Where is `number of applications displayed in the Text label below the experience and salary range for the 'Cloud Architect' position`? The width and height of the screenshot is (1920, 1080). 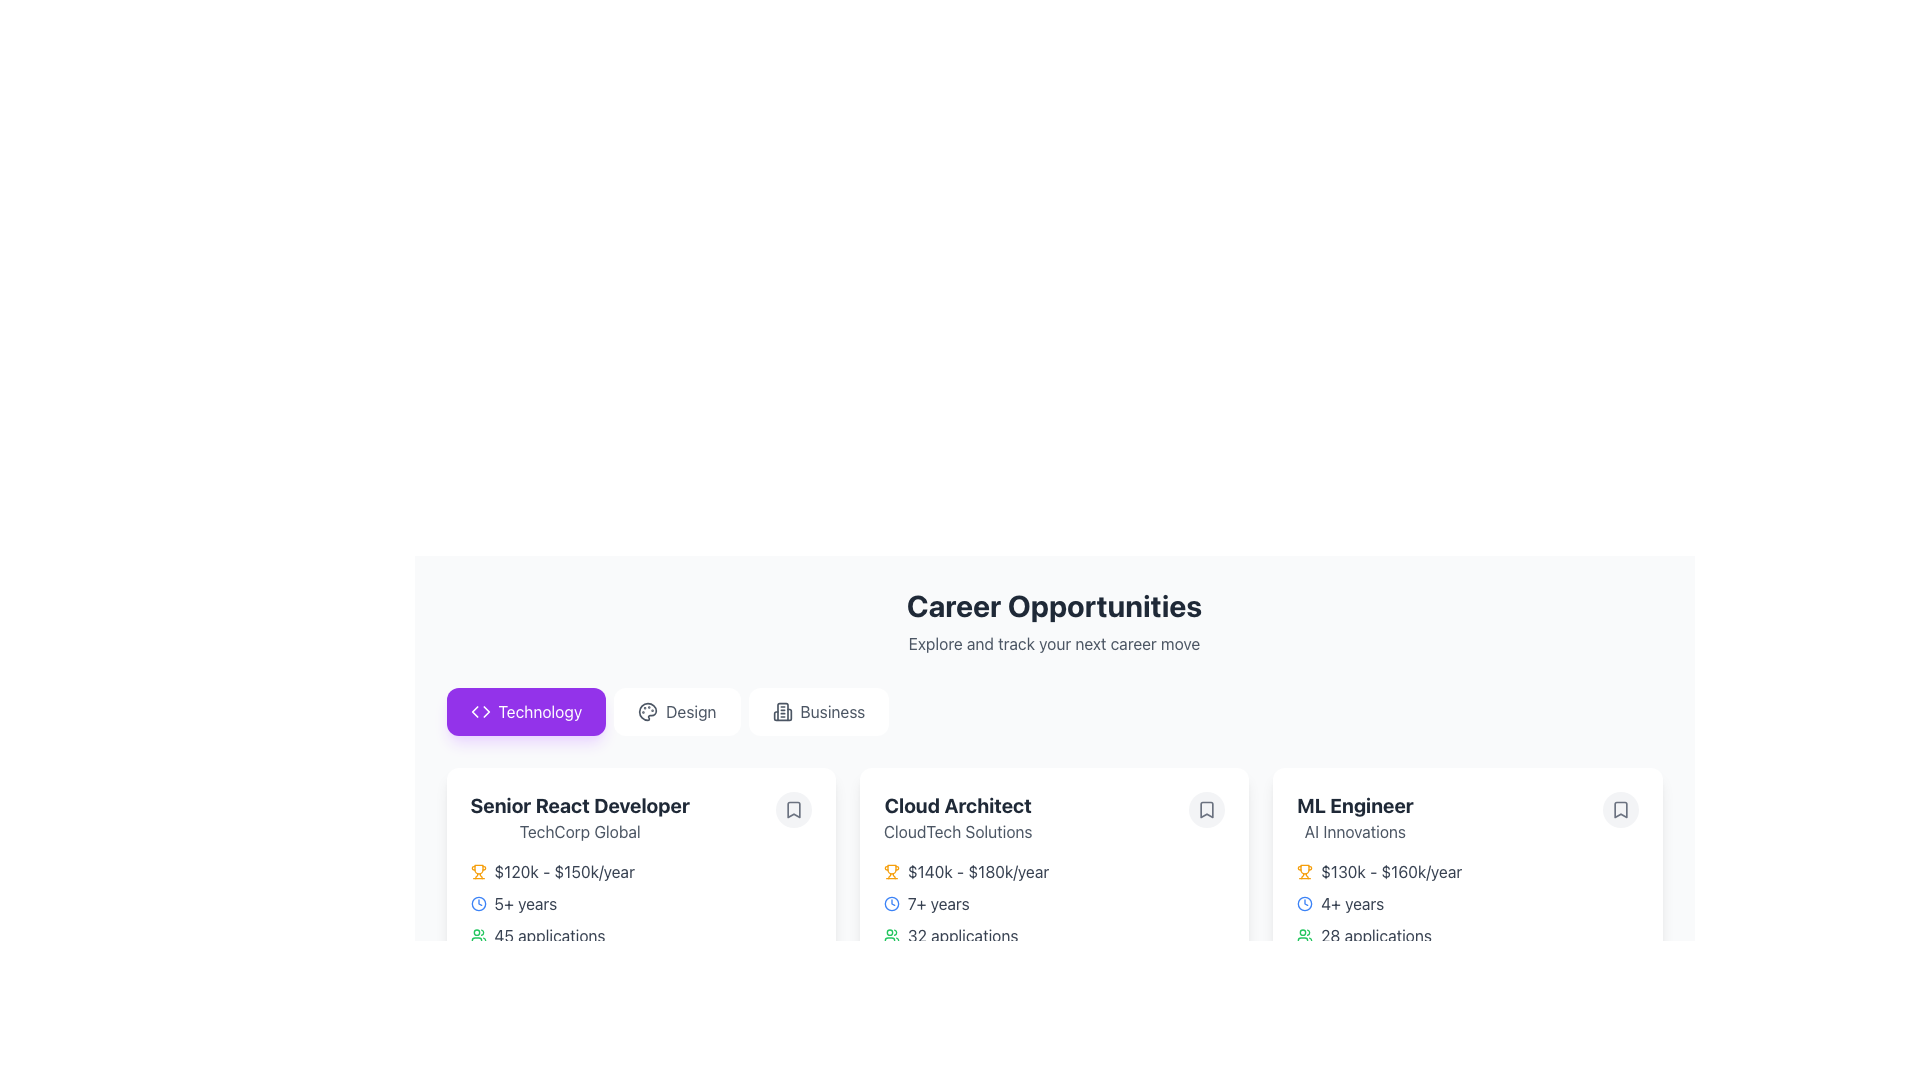 number of applications displayed in the Text label below the experience and salary range for the 'Cloud Architect' position is located at coordinates (963, 936).